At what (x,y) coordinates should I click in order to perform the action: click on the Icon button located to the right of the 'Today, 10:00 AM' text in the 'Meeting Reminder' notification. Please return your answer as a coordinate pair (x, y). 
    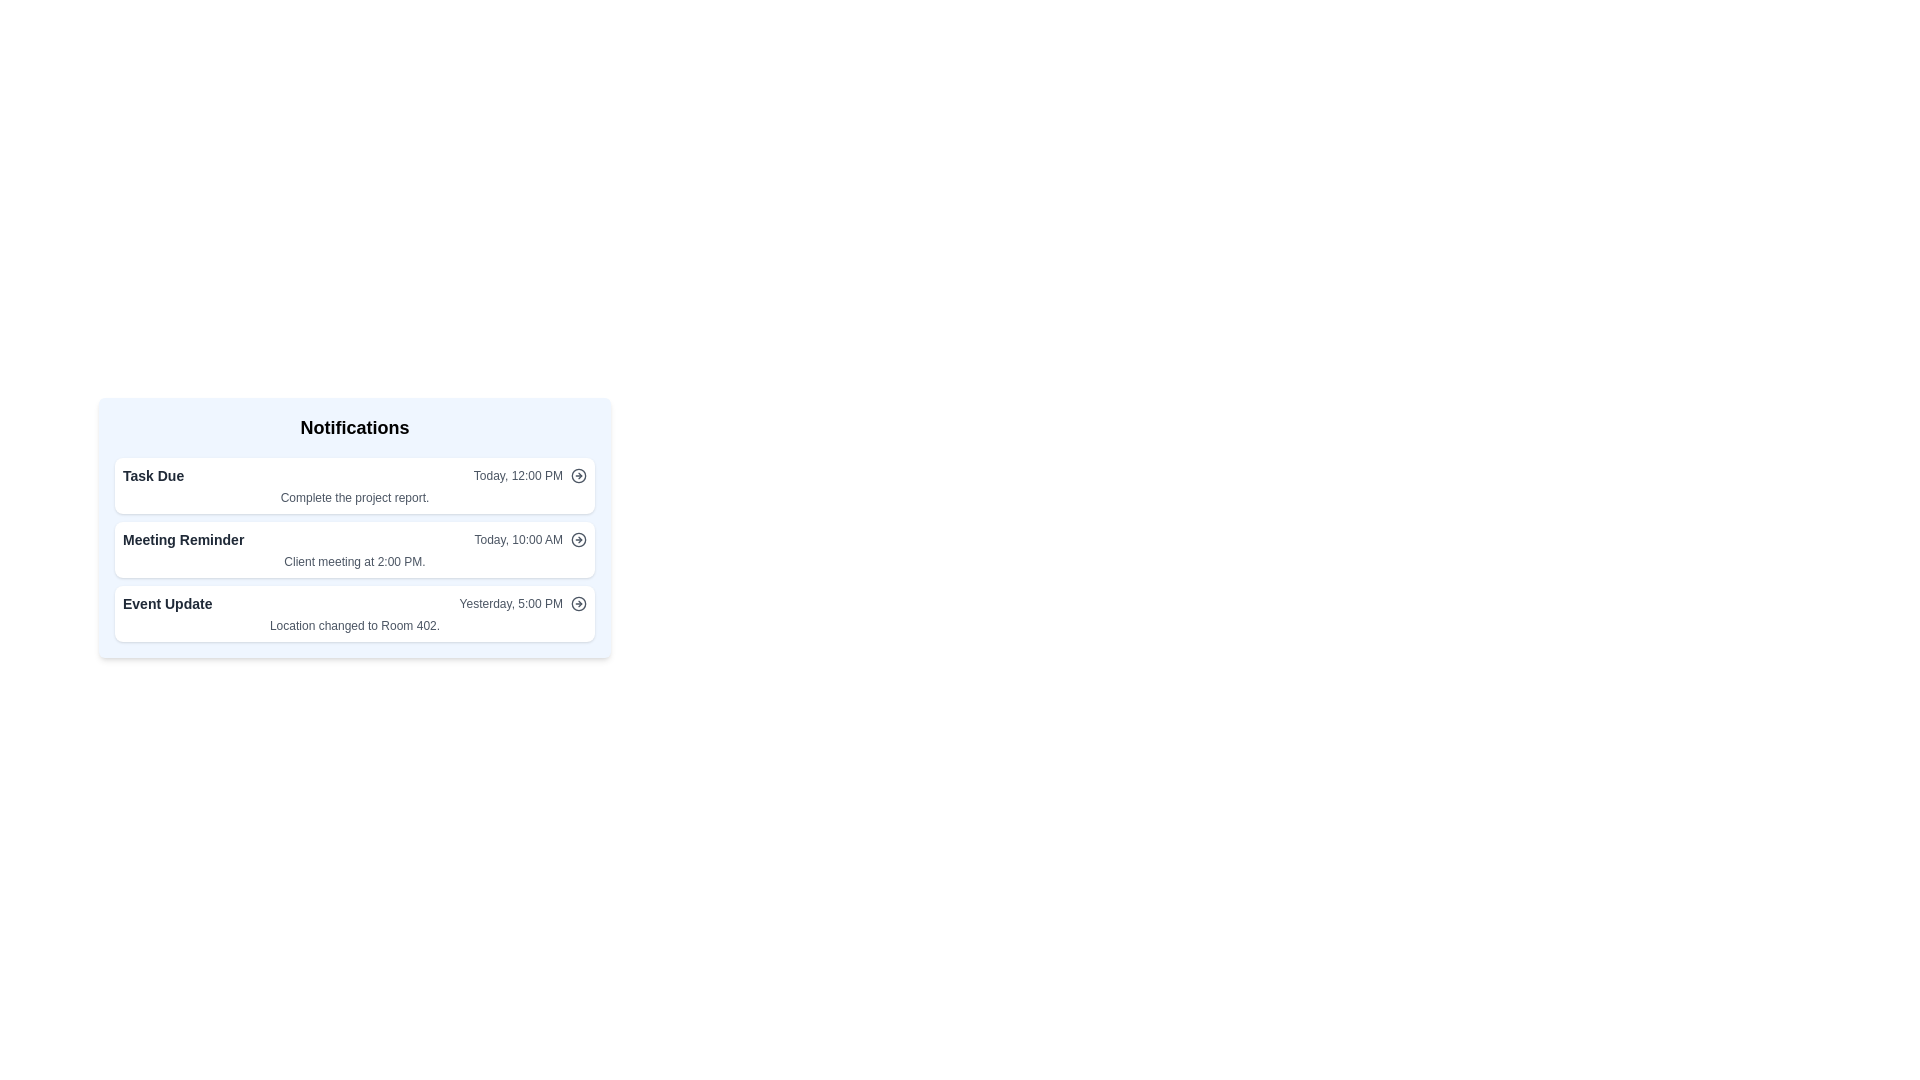
    Looking at the image, I should click on (578, 540).